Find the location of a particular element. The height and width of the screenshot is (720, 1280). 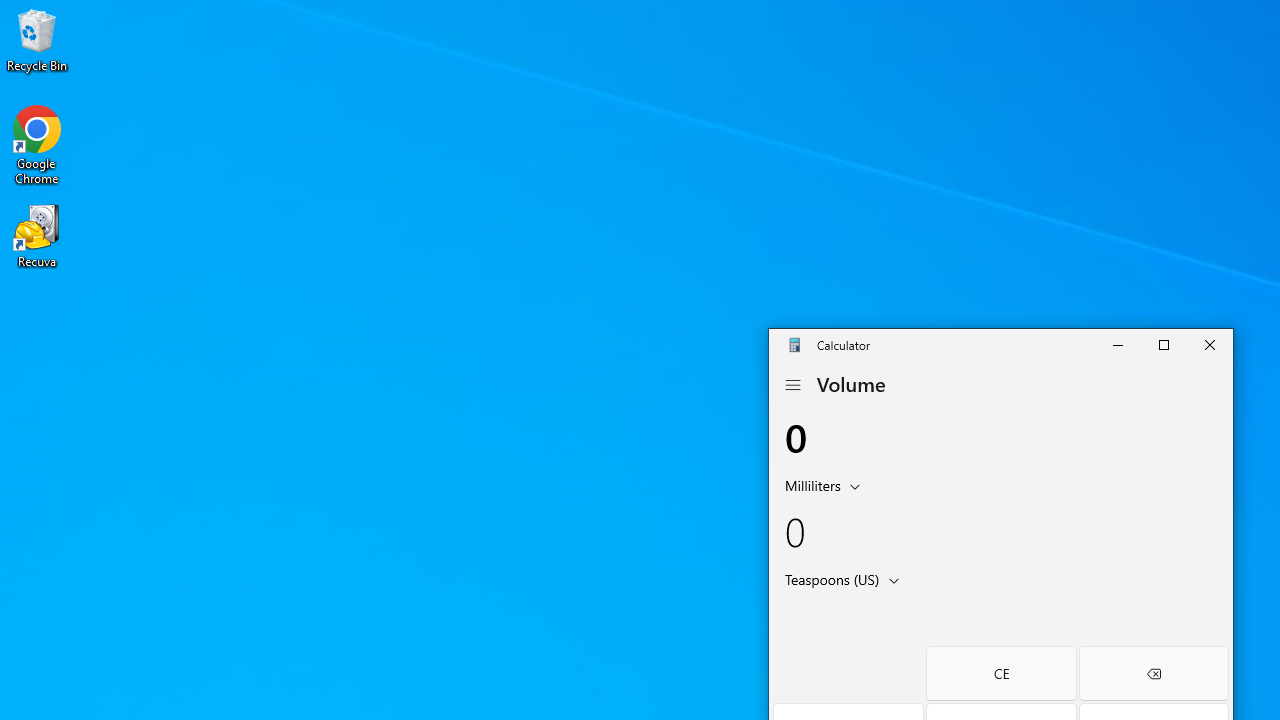

'Open Navigation' is located at coordinates (791, 385).